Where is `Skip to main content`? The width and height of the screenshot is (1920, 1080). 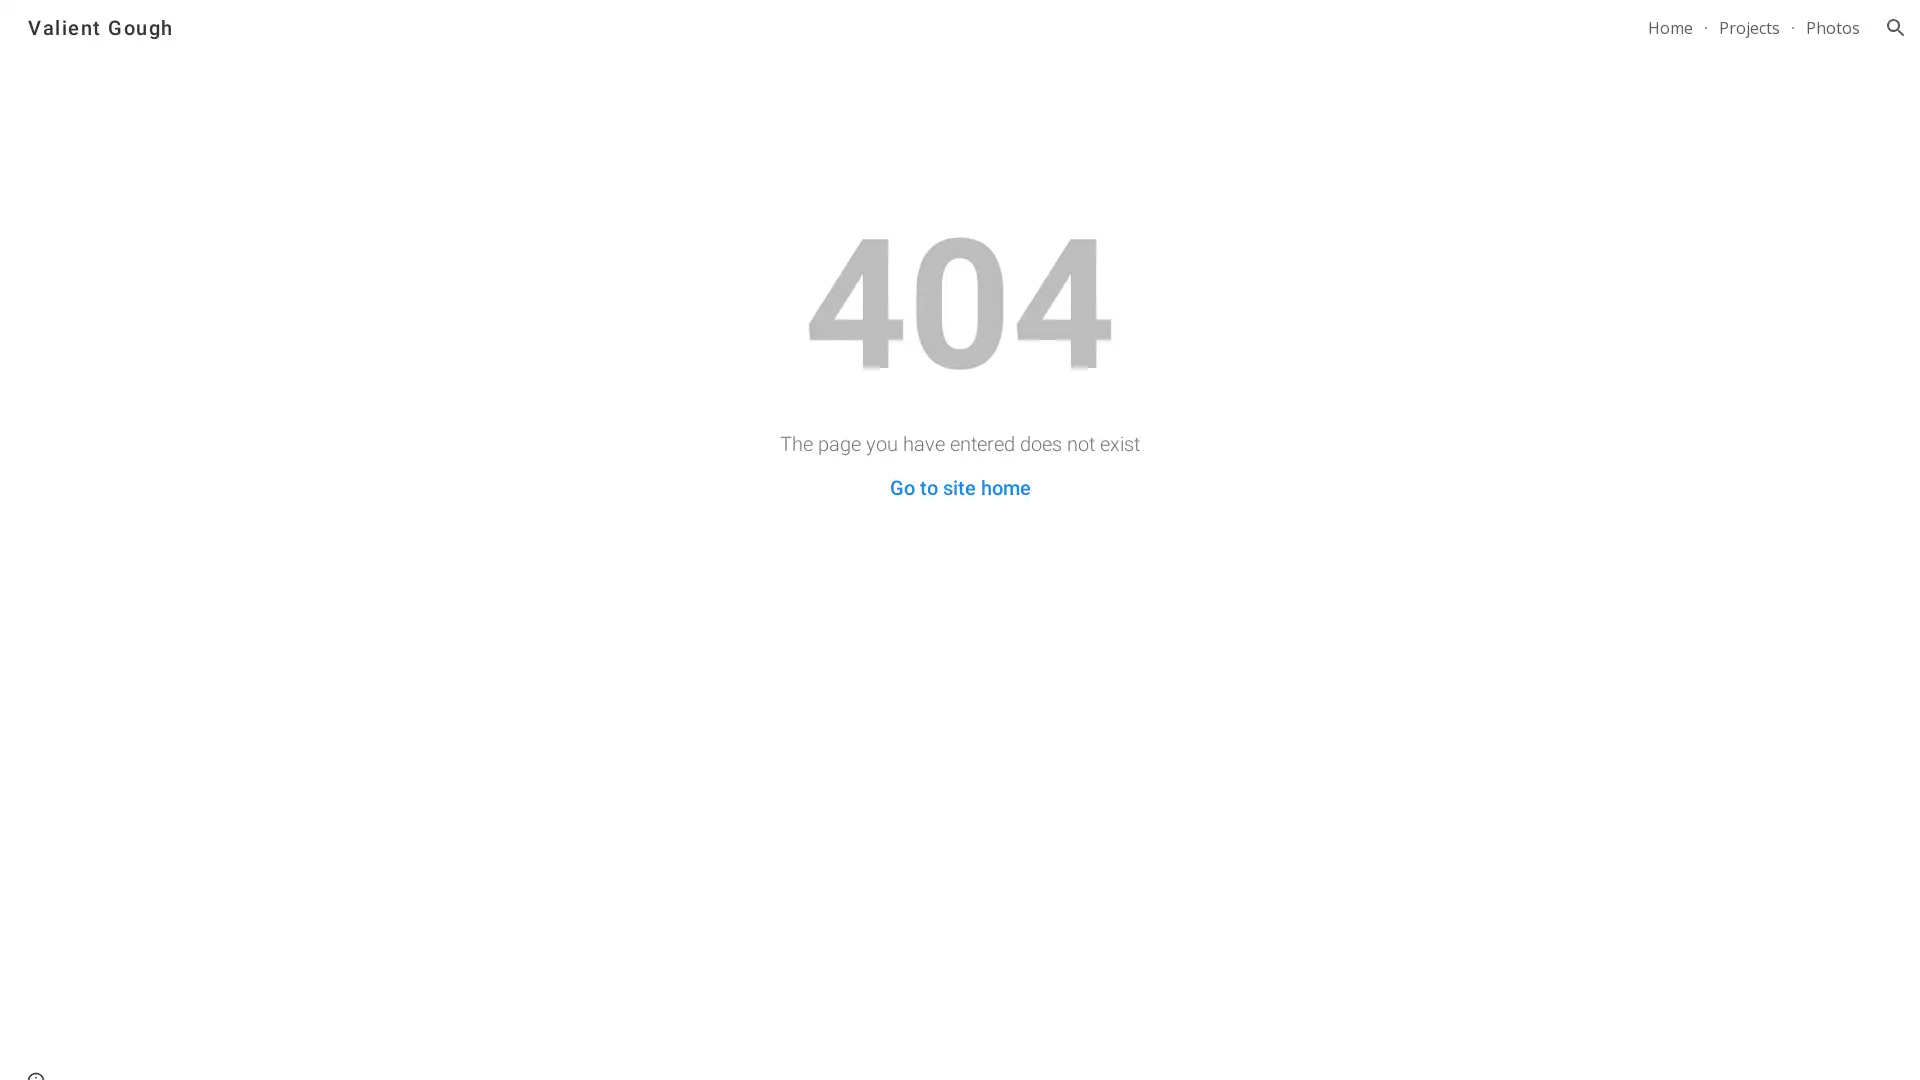
Skip to main content is located at coordinates (787, 37).